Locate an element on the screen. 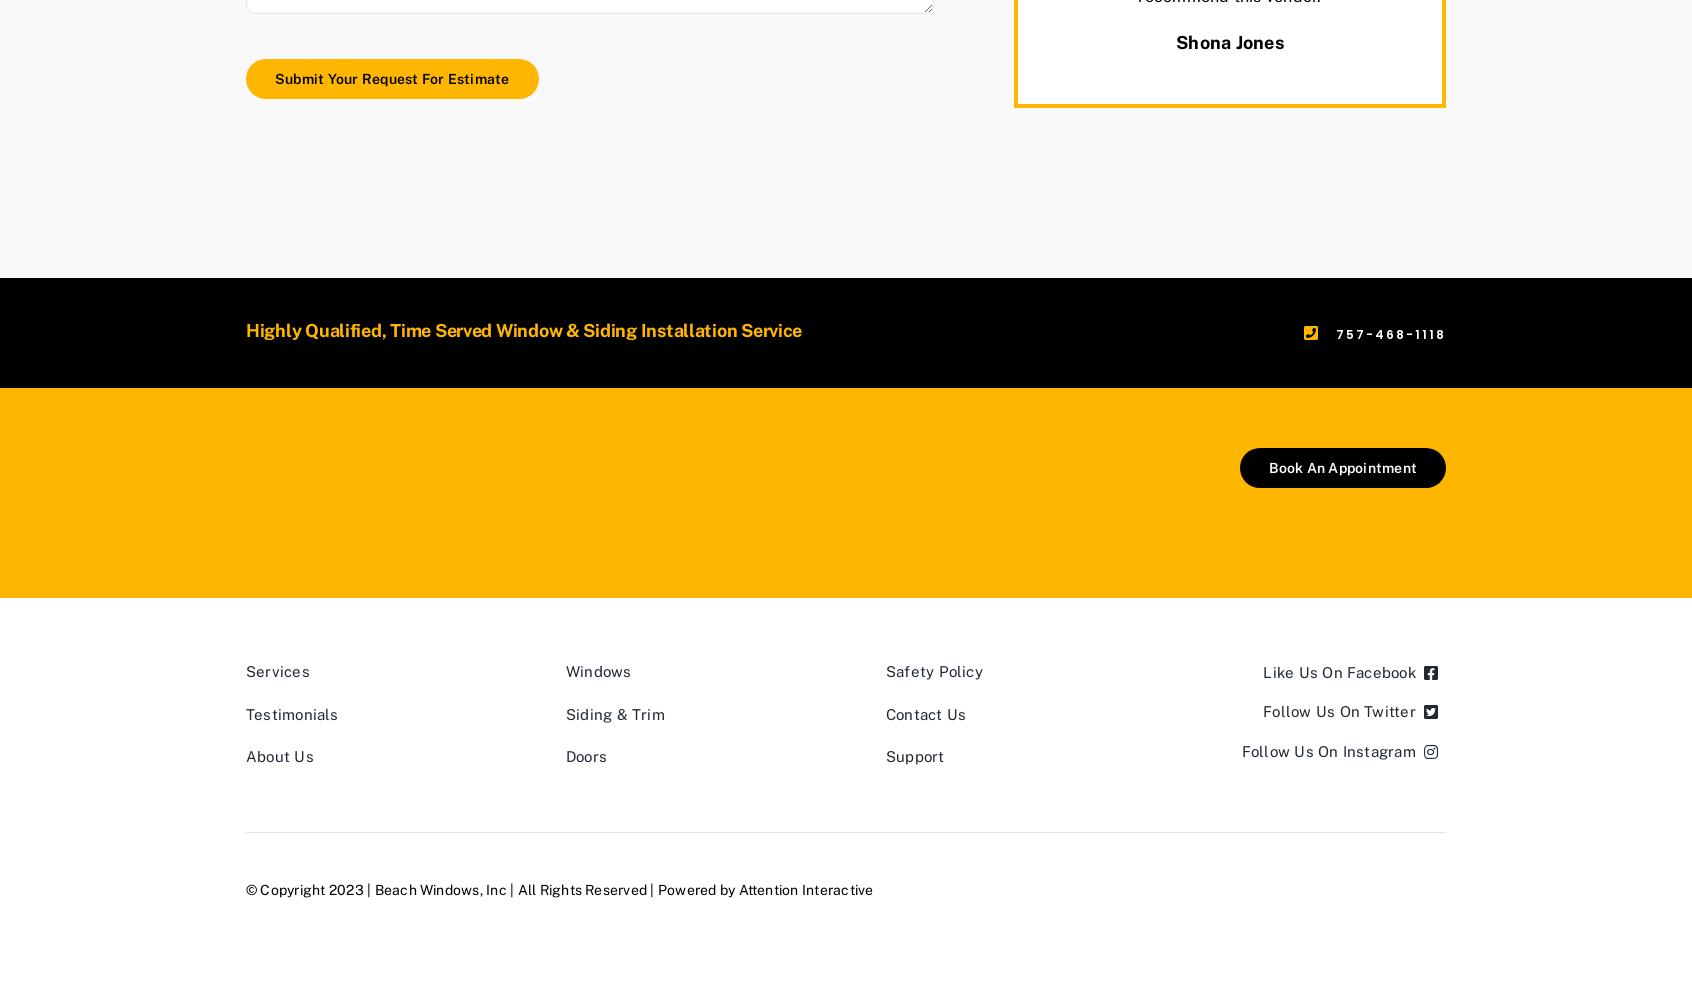 The image size is (1692, 994). '© Copyright 2023 |  Beach Windows, Inc   |   All Rights Reserved   |   Powered by' is located at coordinates (246, 888).